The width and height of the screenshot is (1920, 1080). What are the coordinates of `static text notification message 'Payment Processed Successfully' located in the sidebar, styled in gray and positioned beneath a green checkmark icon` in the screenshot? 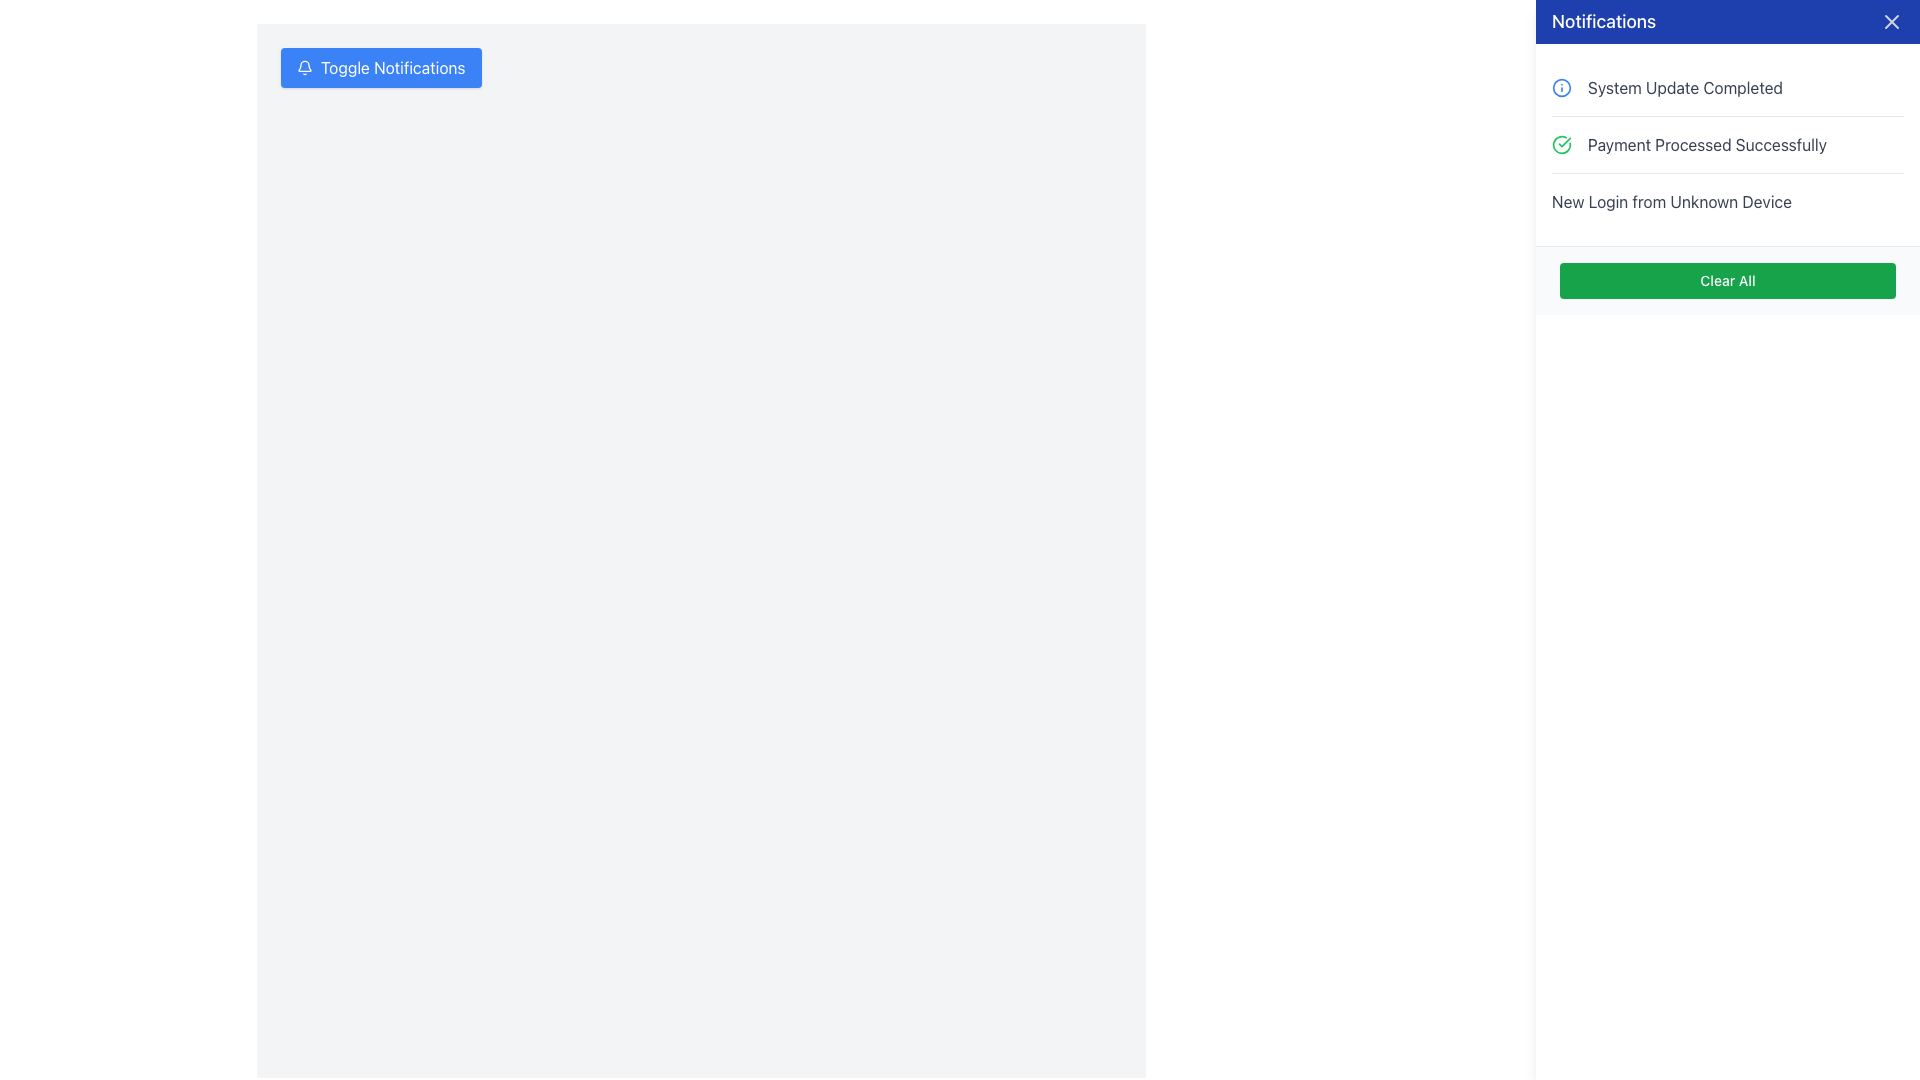 It's located at (1706, 144).